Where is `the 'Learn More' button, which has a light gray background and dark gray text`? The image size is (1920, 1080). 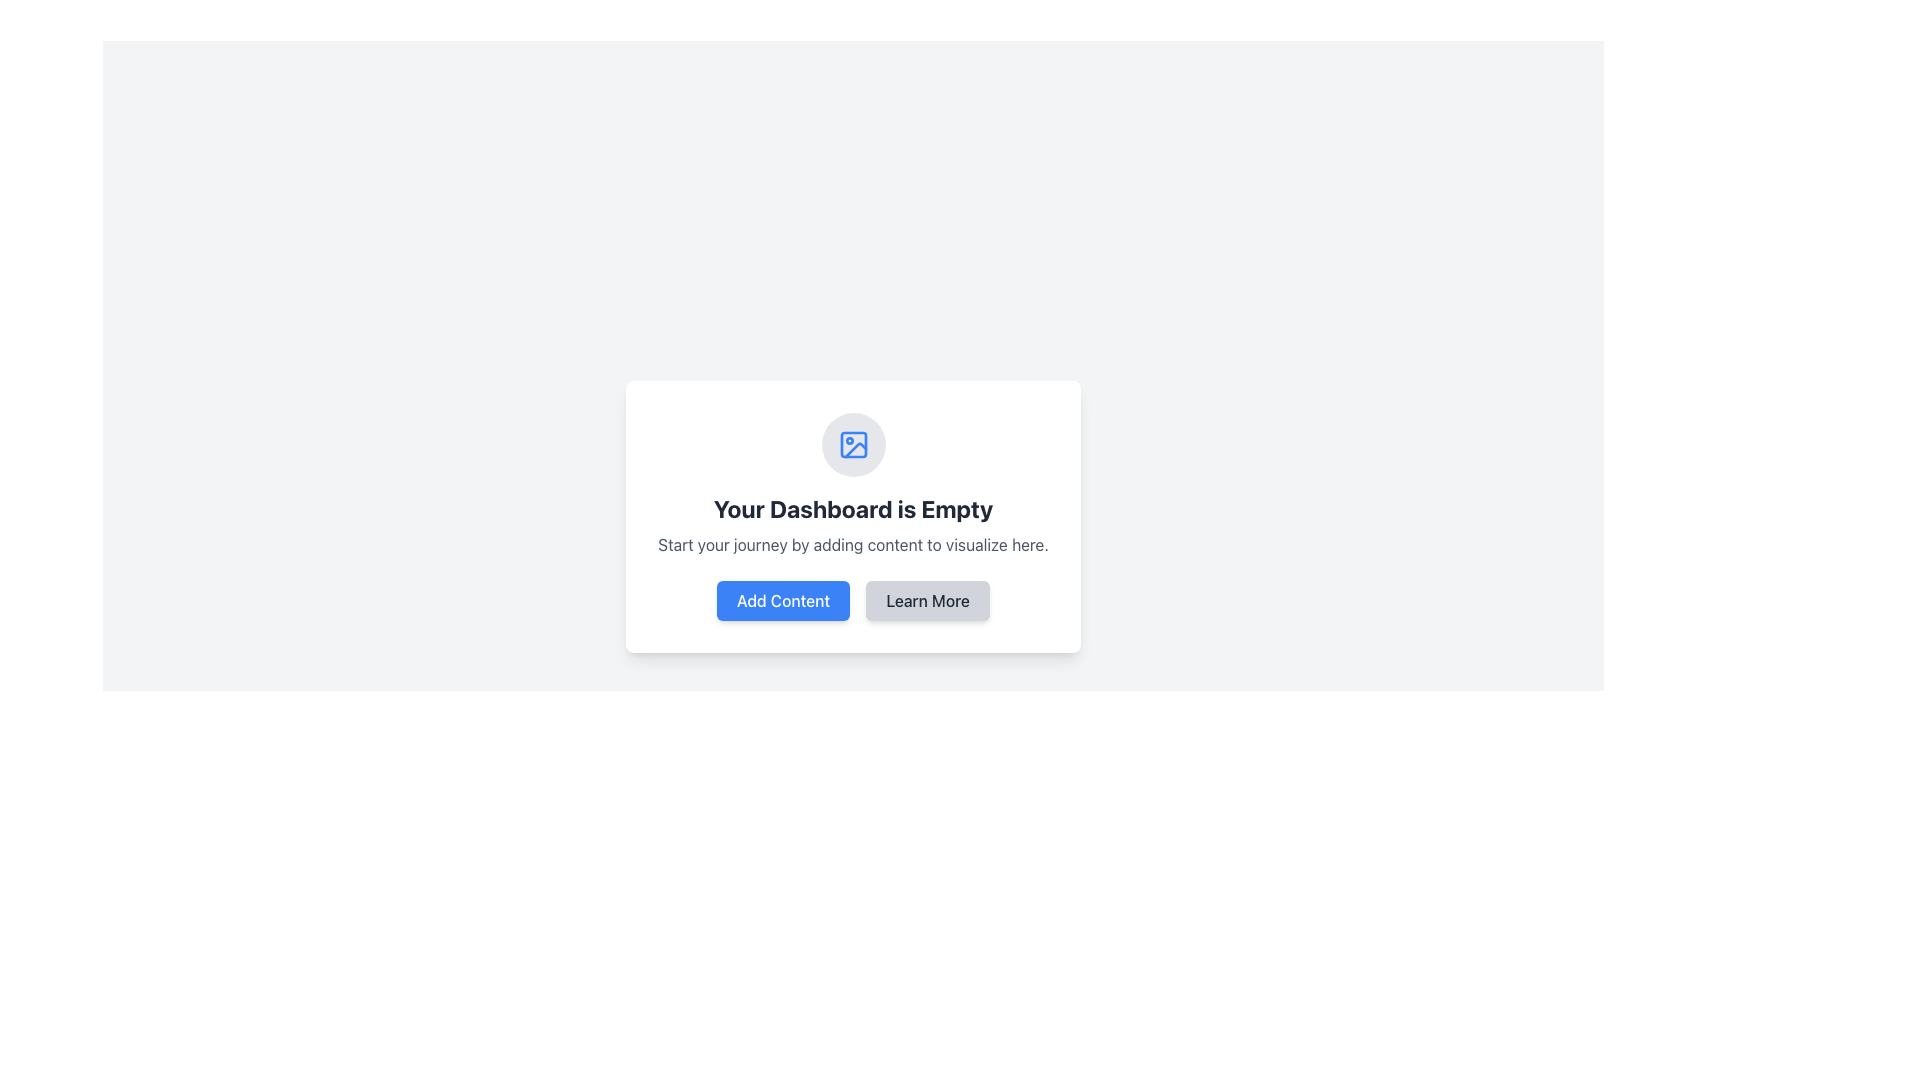 the 'Learn More' button, which has a light gray background and dark gray text is located at coordinates (927, 600).